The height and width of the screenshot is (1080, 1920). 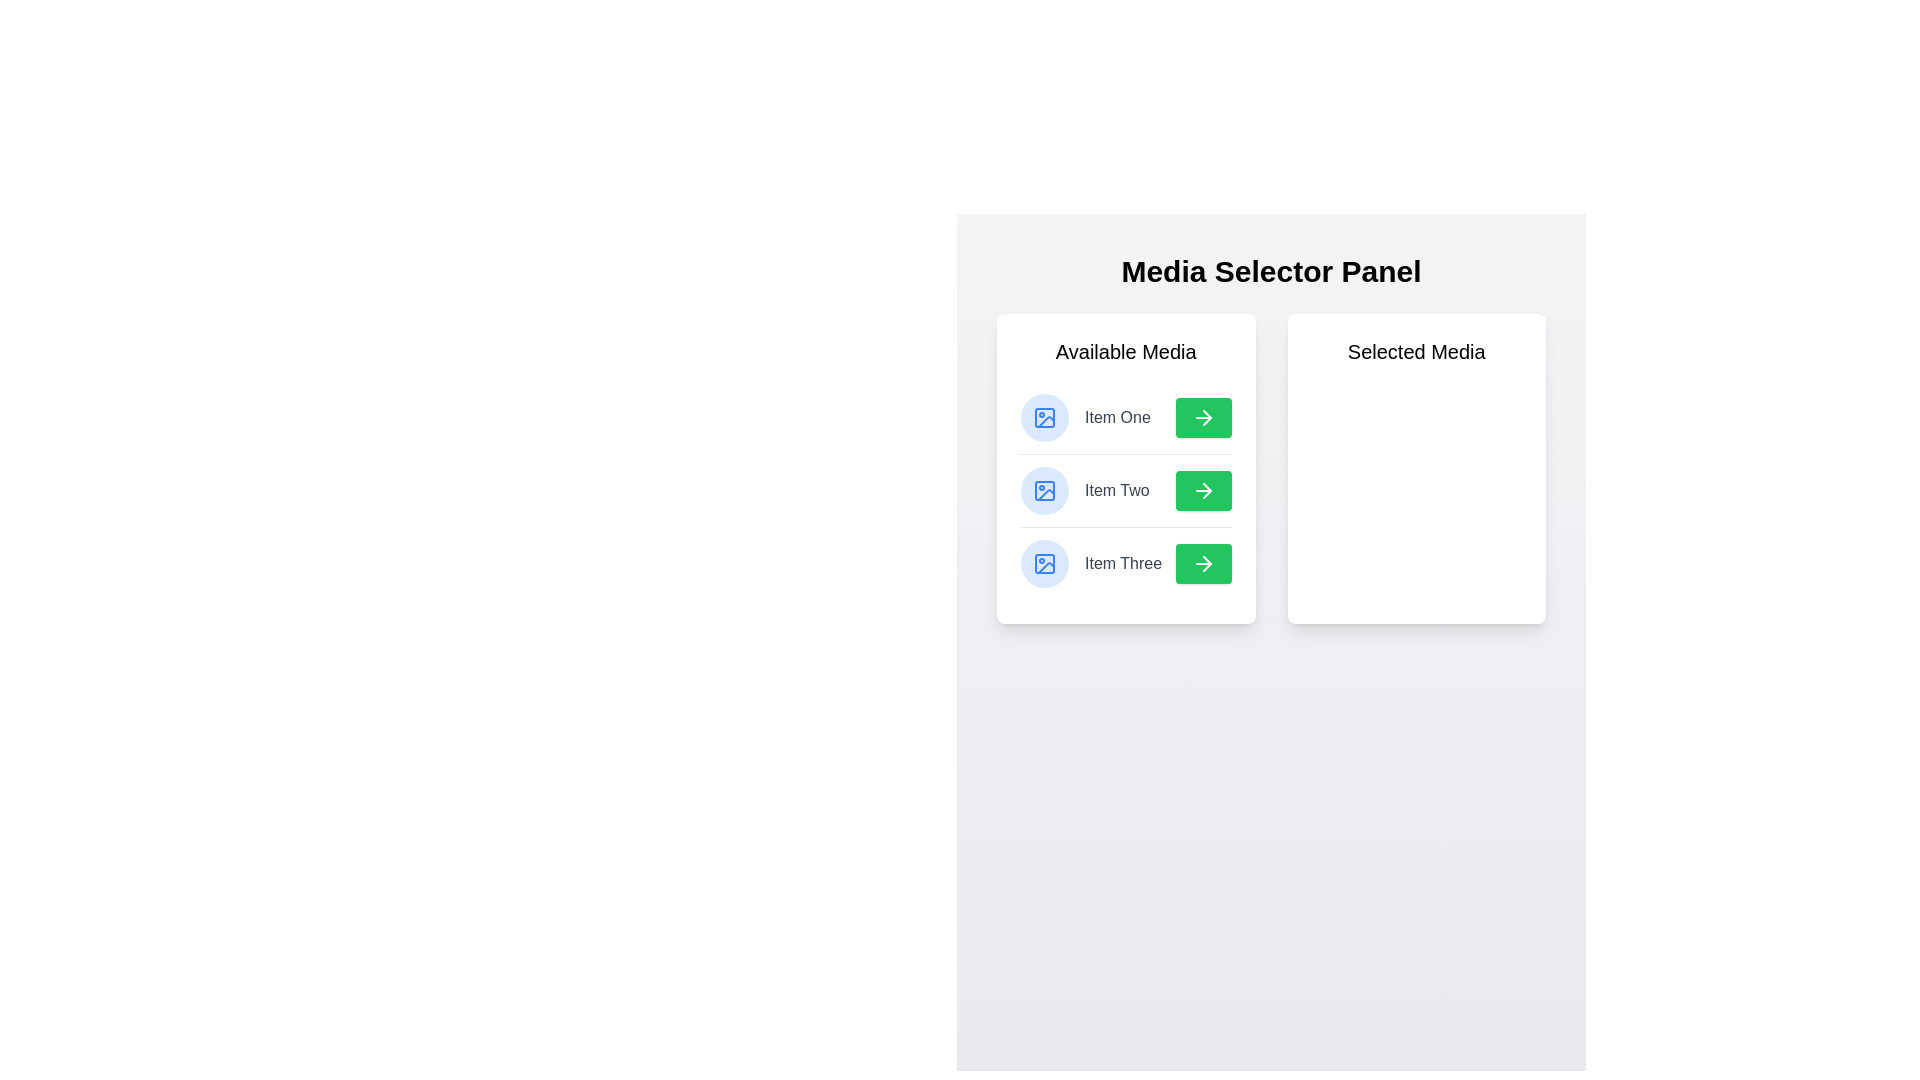 I want to click on the Text Label indicating the name or title of the third selectable media item in the 'Available Media' list, so click(x=1123, y=563).